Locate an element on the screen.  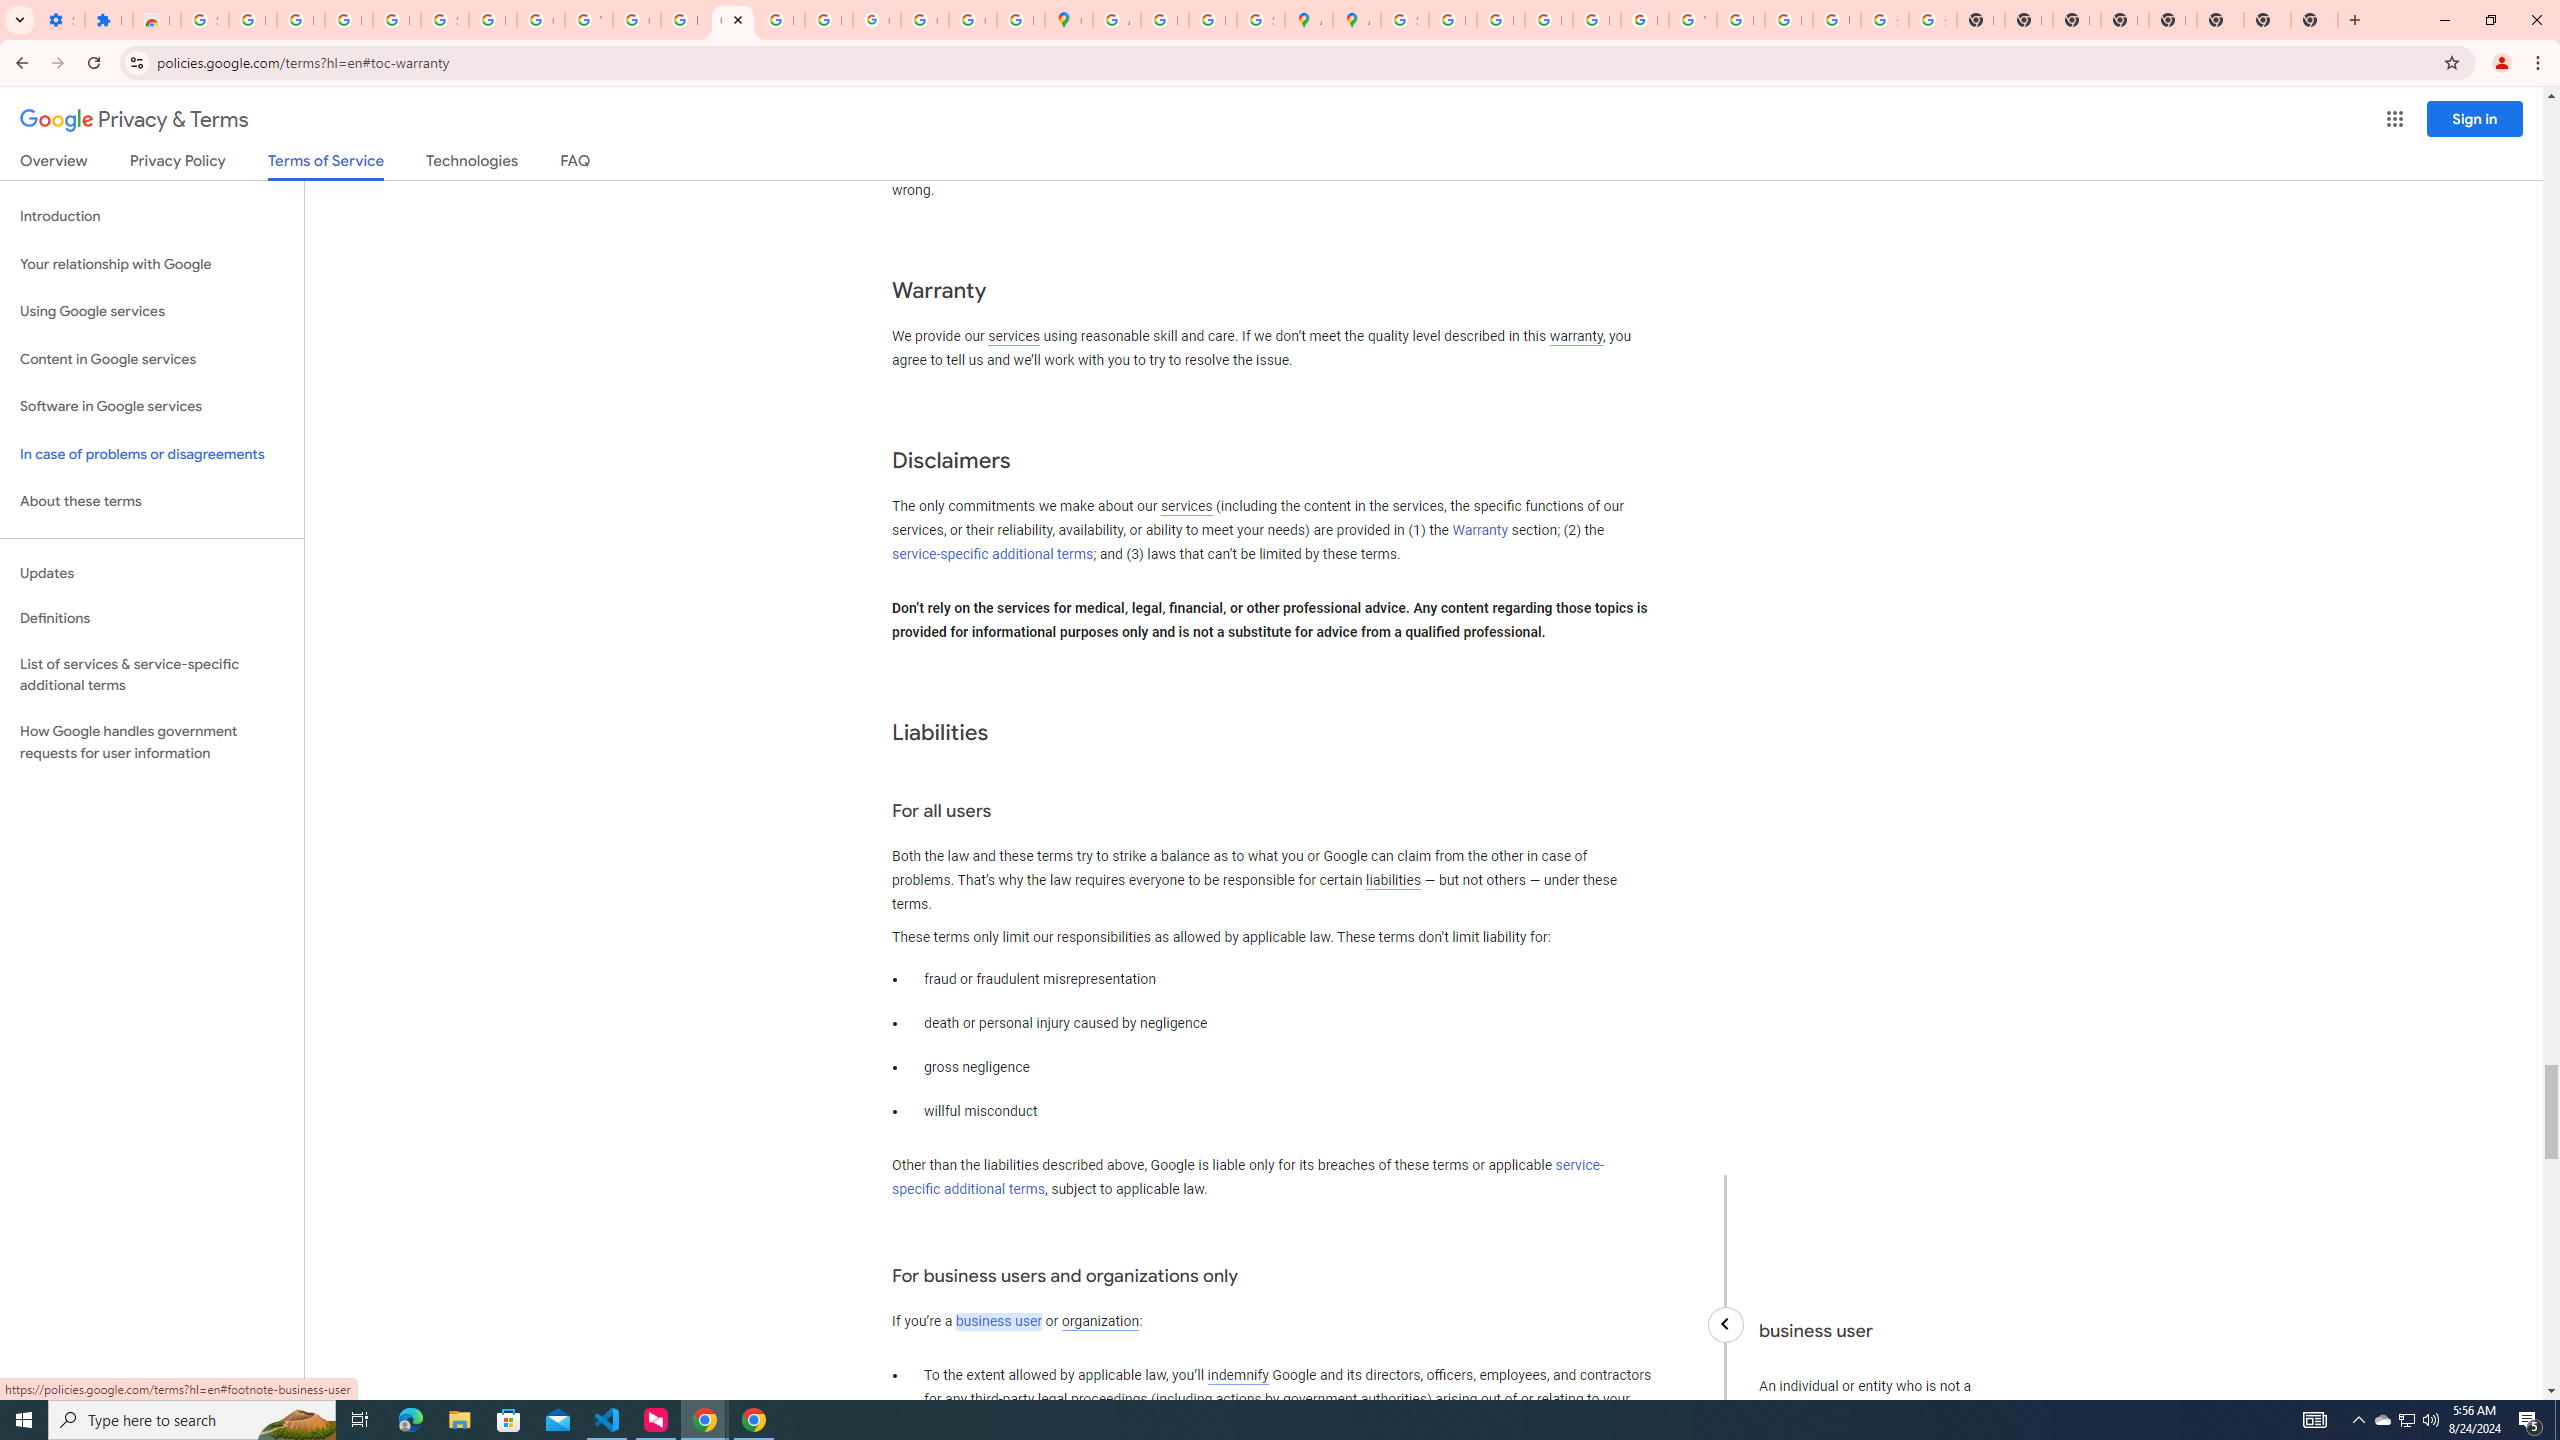
'YouTube' is located at coordinates (587, 19).